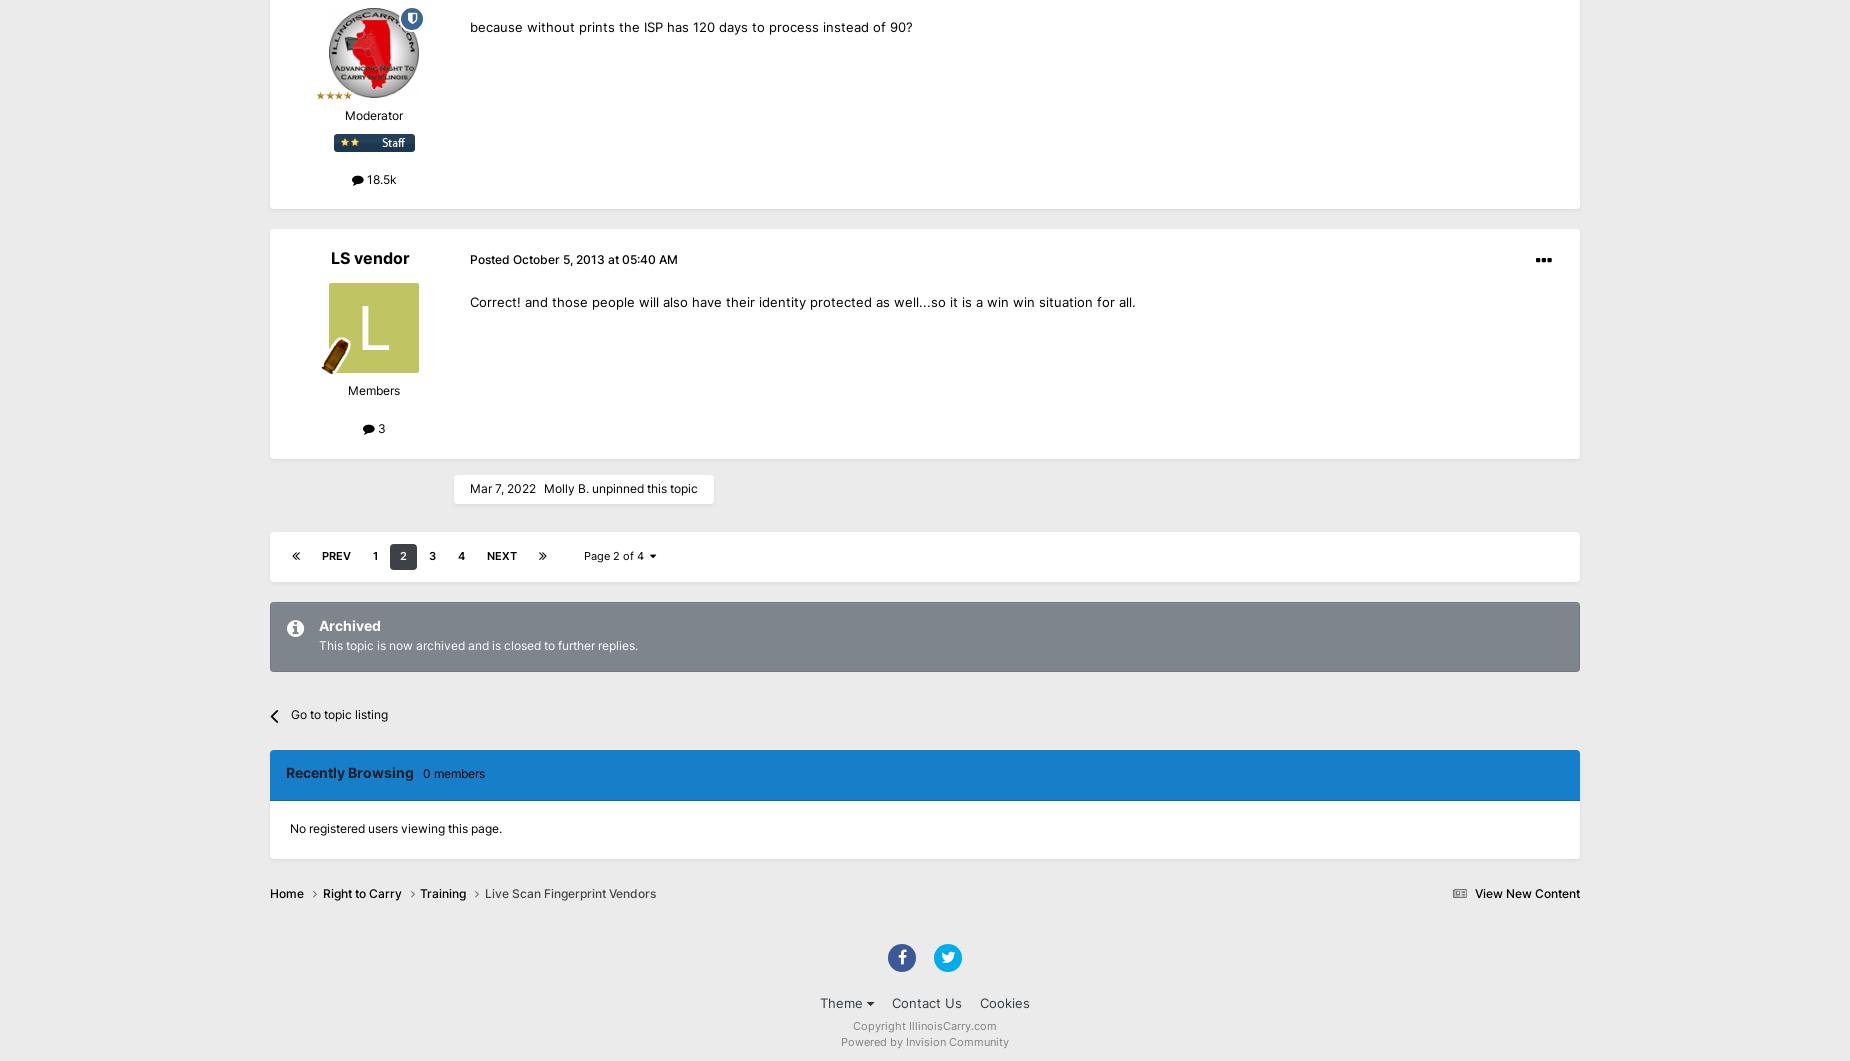  Describe the element at coordinates (843, 1002) in the screenshot. I see `'Theme'` at that location.